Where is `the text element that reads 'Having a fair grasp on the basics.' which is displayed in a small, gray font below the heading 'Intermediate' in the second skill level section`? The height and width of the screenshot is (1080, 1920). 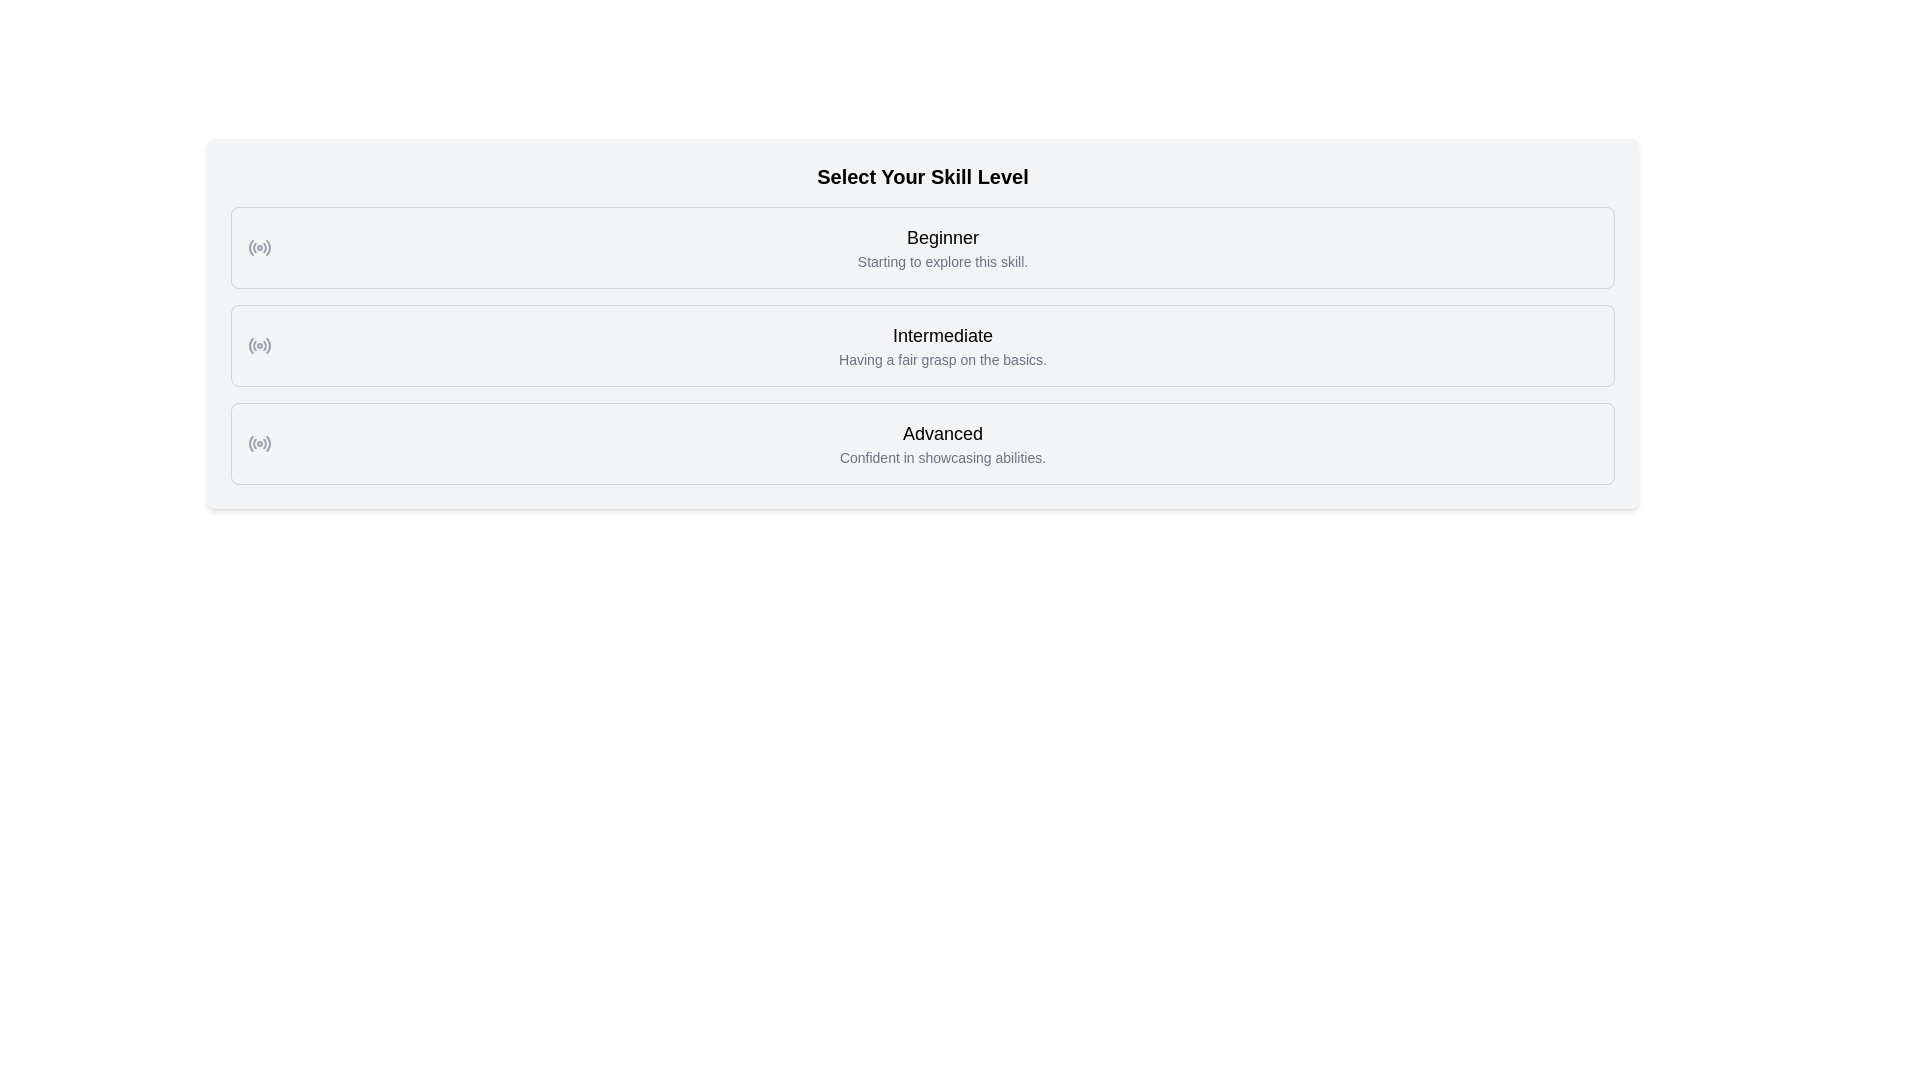 the text element that reads 'Having a fair grasp on the basics.' which is displayed in a small, gray font below the heading 'Intermediate' in the second skill level section is located at coordinates (941, 358).